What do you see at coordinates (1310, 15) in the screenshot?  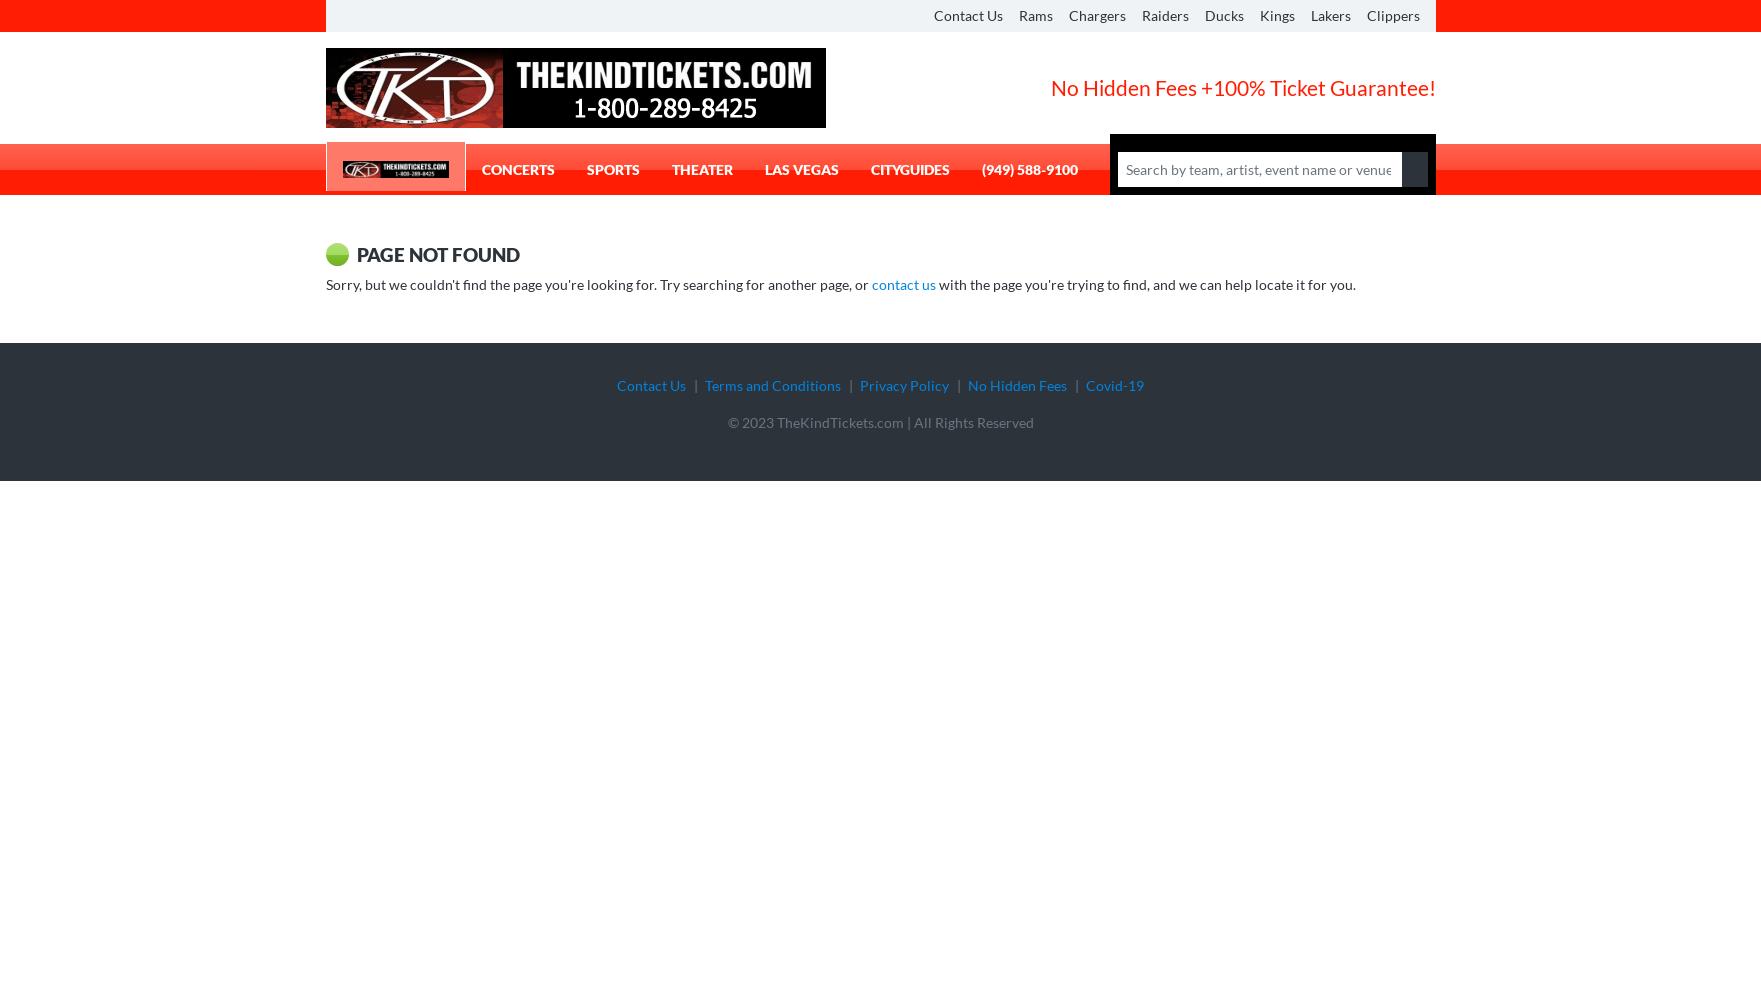 I see `'Lakers'` at bounding box center [1310, 15].